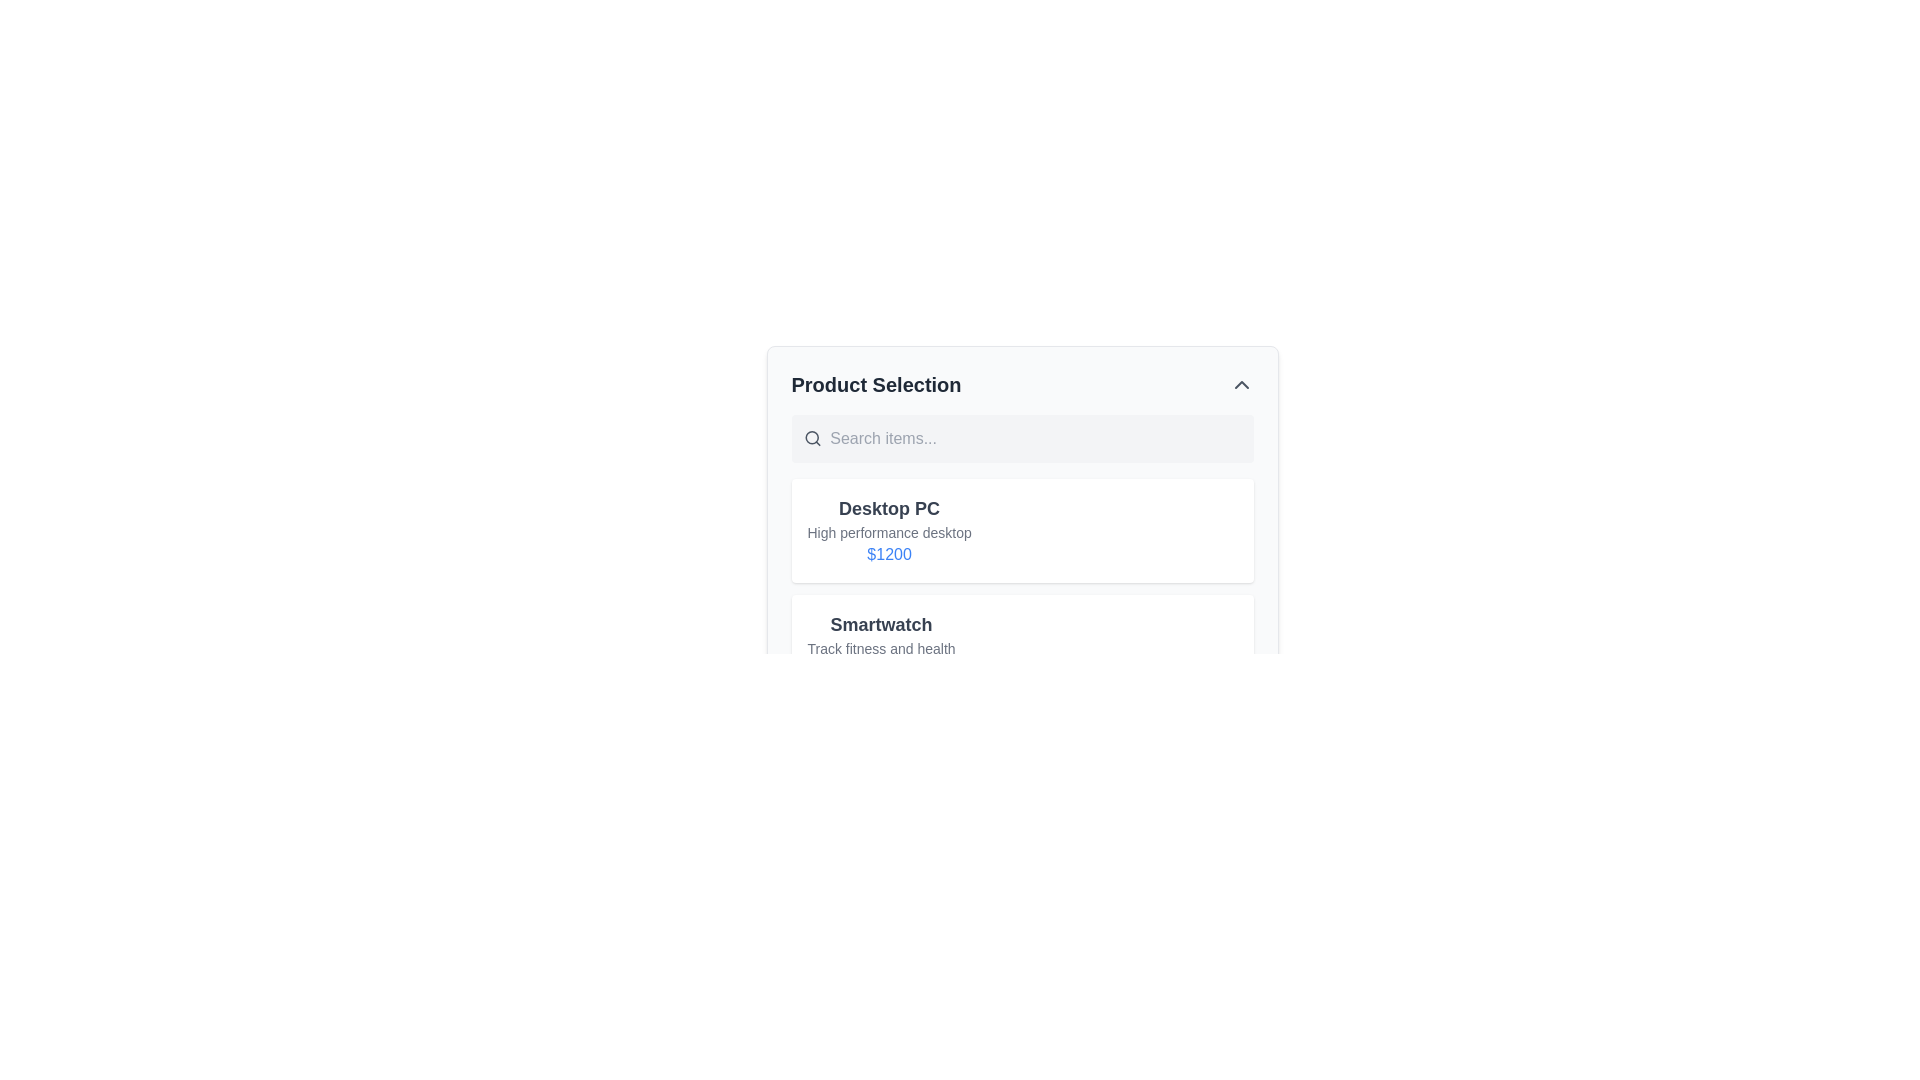 The height and width of the screenshot is (1080, 1920). I want to click on price value displayed as '$1200' in blue font, located at the bottom of the product summary block, beneath the product name 'Desktop PC' and description 'High performance desktop', so click(888, 555).